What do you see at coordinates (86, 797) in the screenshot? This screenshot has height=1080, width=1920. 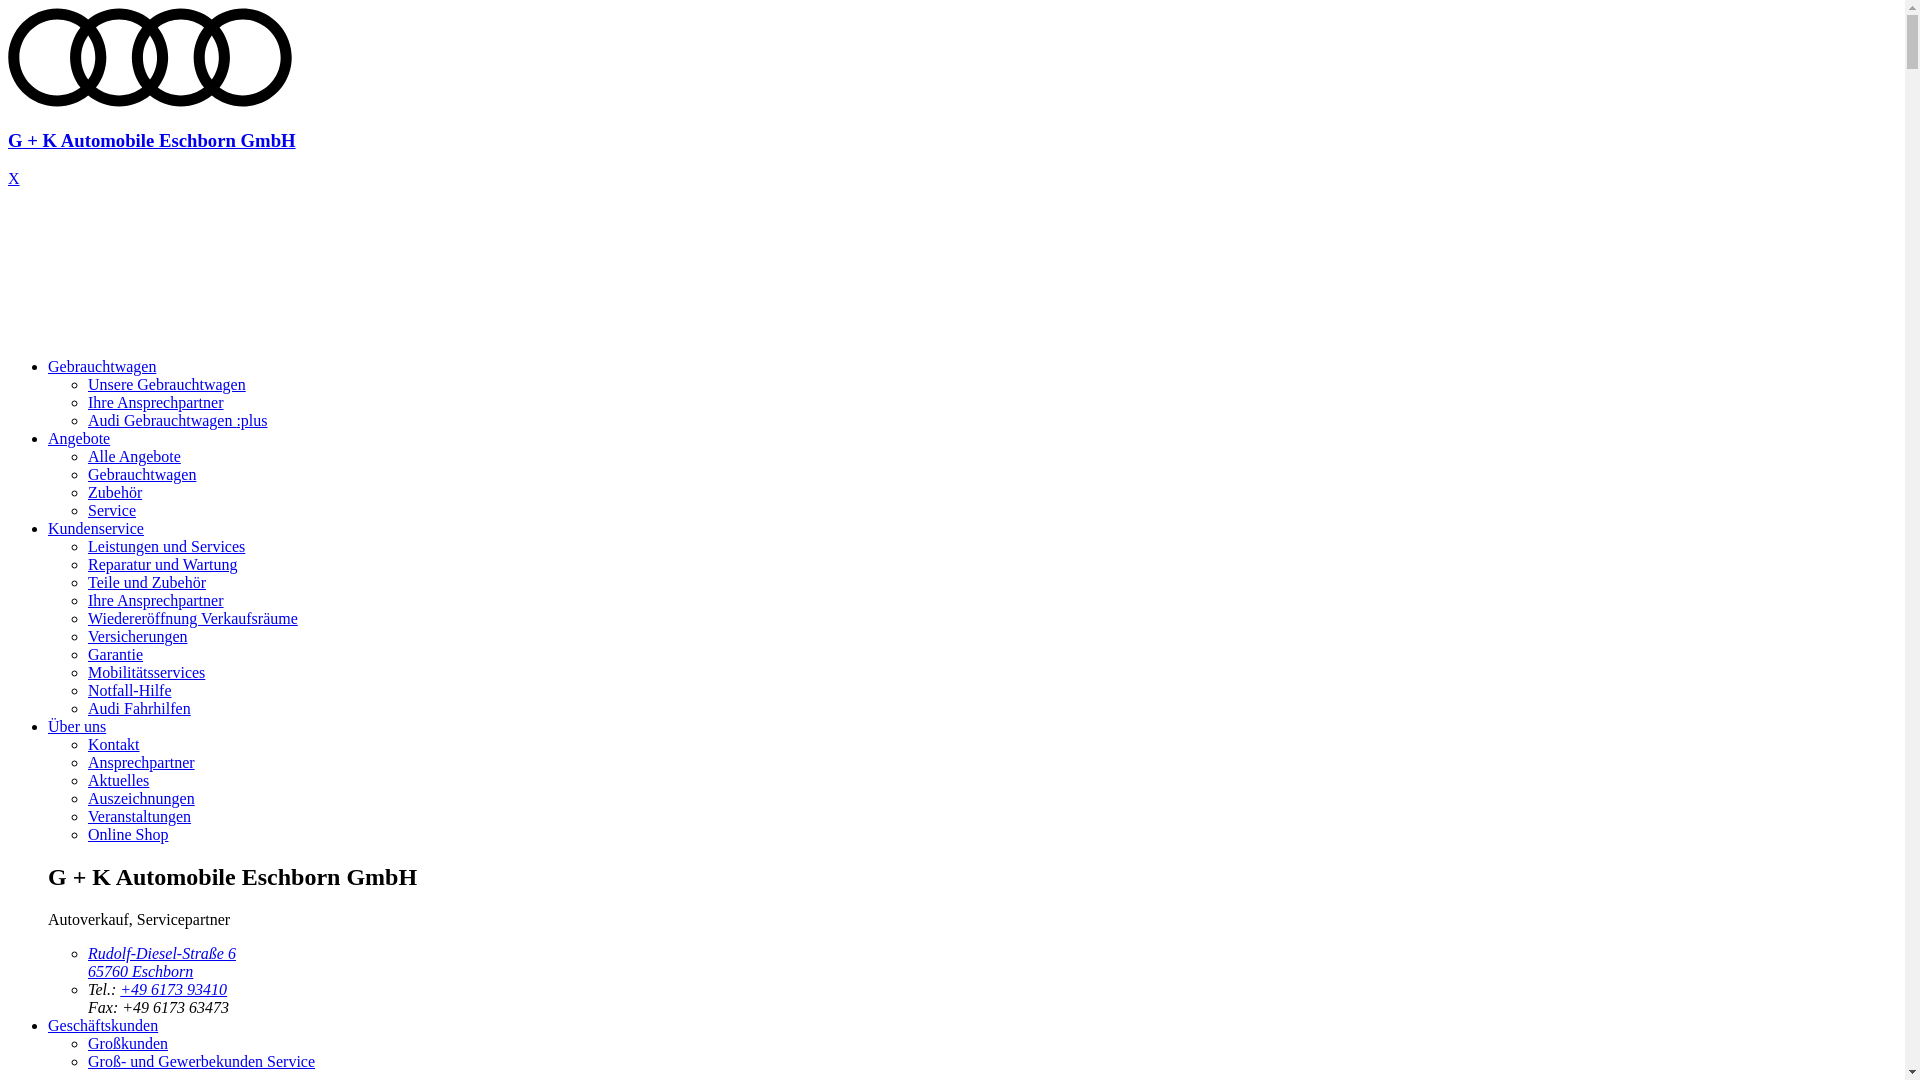 I see `'Auszeichnungen'` at bounding box center [86, 797].